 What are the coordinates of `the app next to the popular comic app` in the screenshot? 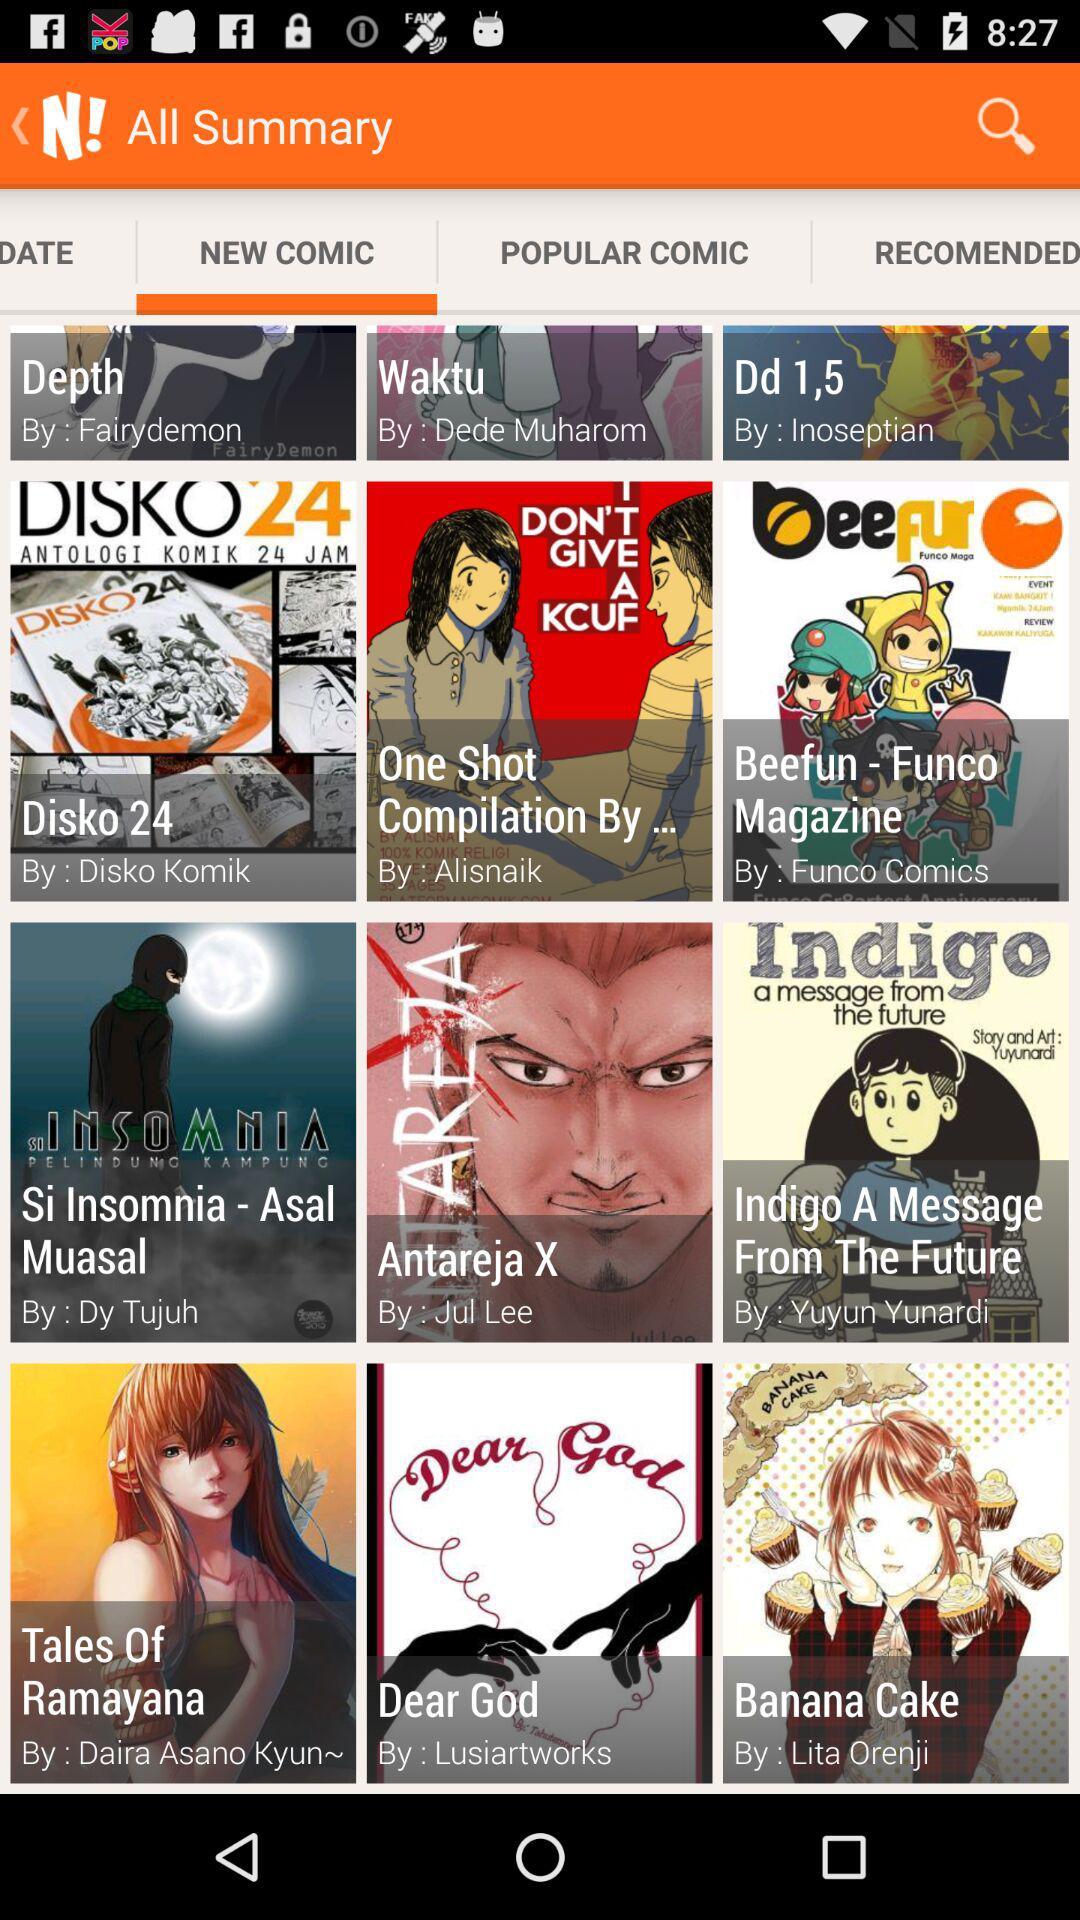 It's located at (286, 251).